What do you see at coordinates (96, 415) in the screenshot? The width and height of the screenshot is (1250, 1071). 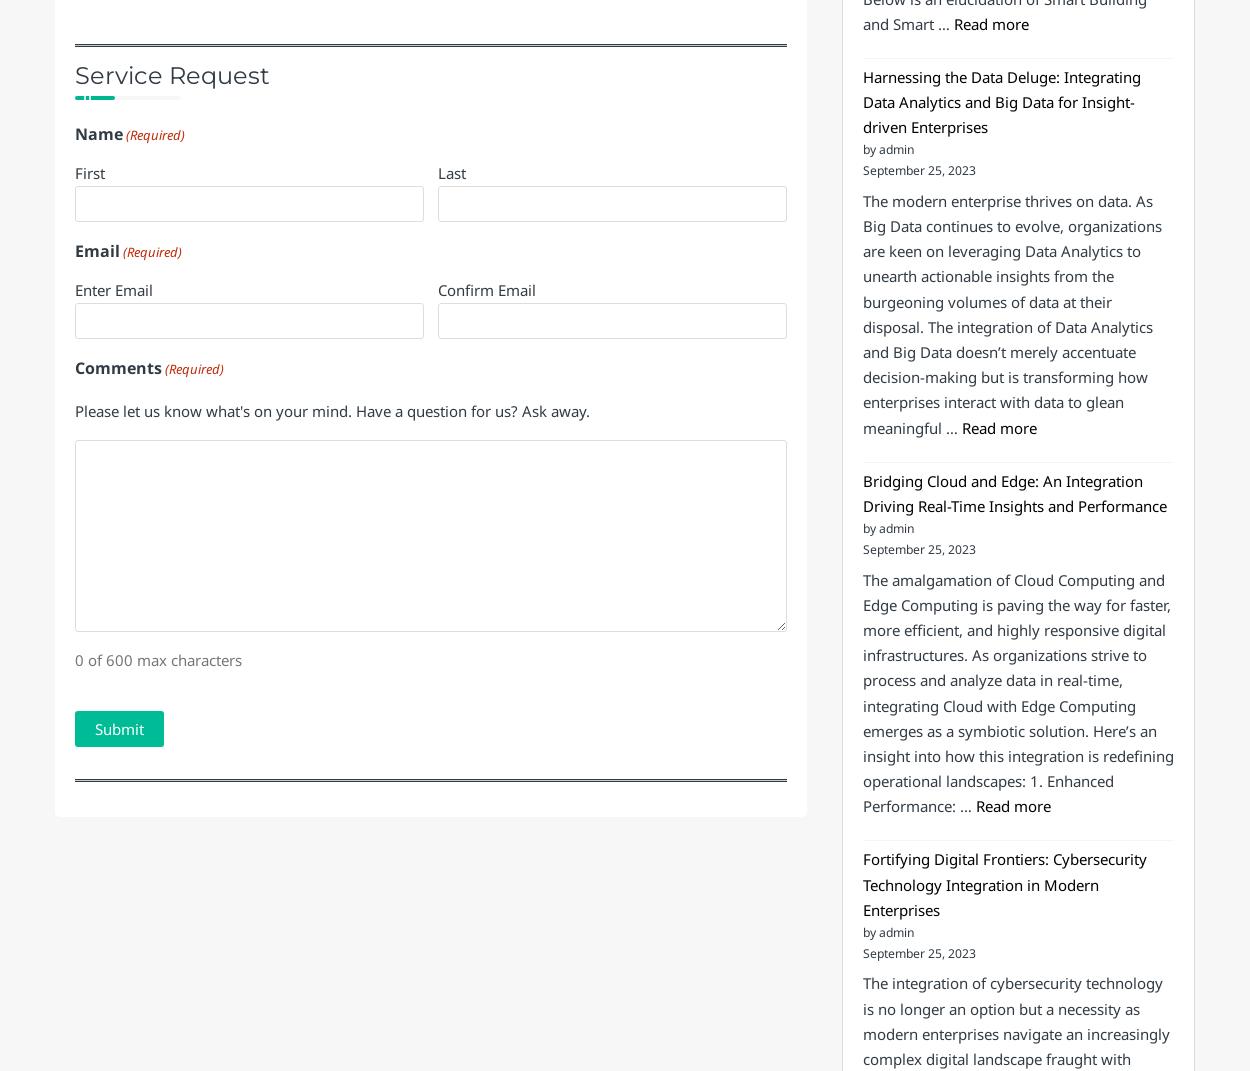 I see `'Email'` at bounding box center [96, 415].